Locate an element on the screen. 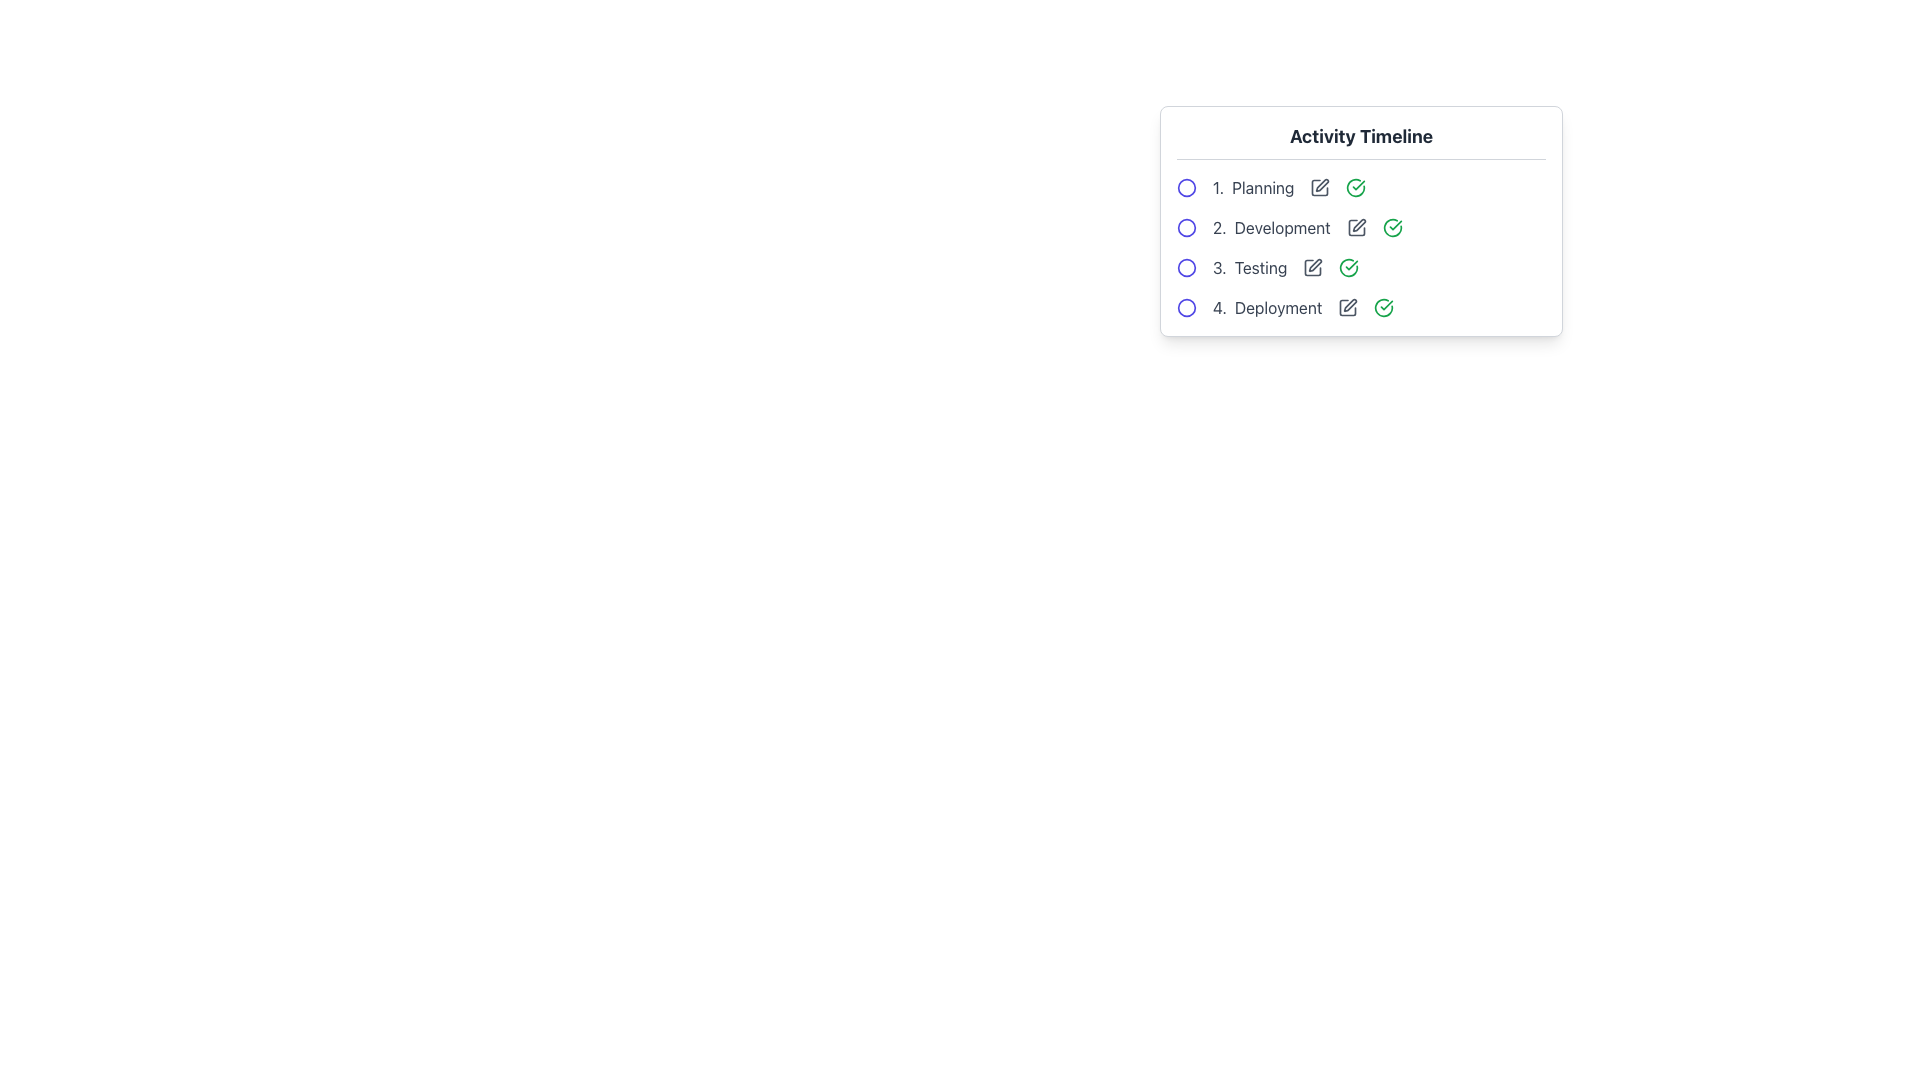 The width and height of the screenshot is (1920, 1080). the edit button icon resembling a pencil located next to the text '4. Deployment' in the activity timeline is located at coordinates (1348, 308).